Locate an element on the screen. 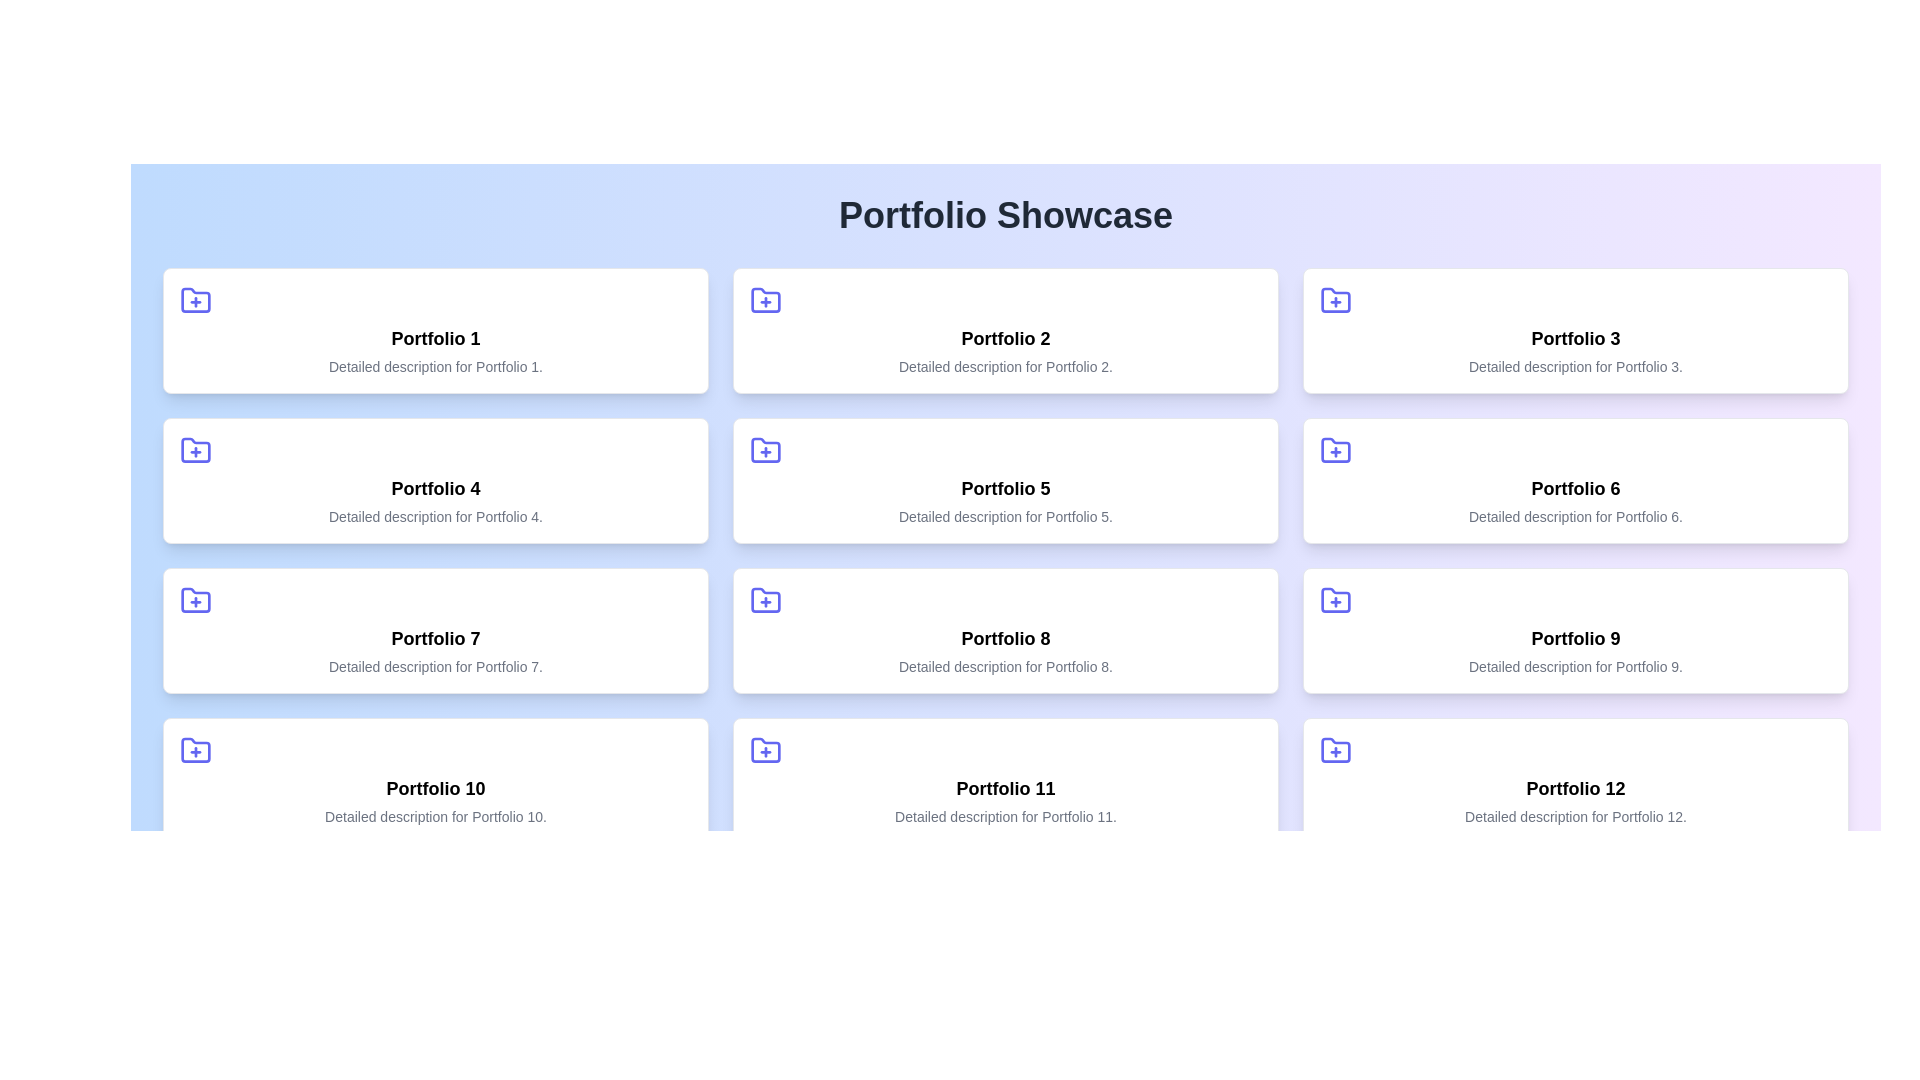  the prominent text component displaying the heading 'Portfolio Showcase', which is styled with large, bold, and centered text in a grayish-black color is located at coordinates (1006, 216).